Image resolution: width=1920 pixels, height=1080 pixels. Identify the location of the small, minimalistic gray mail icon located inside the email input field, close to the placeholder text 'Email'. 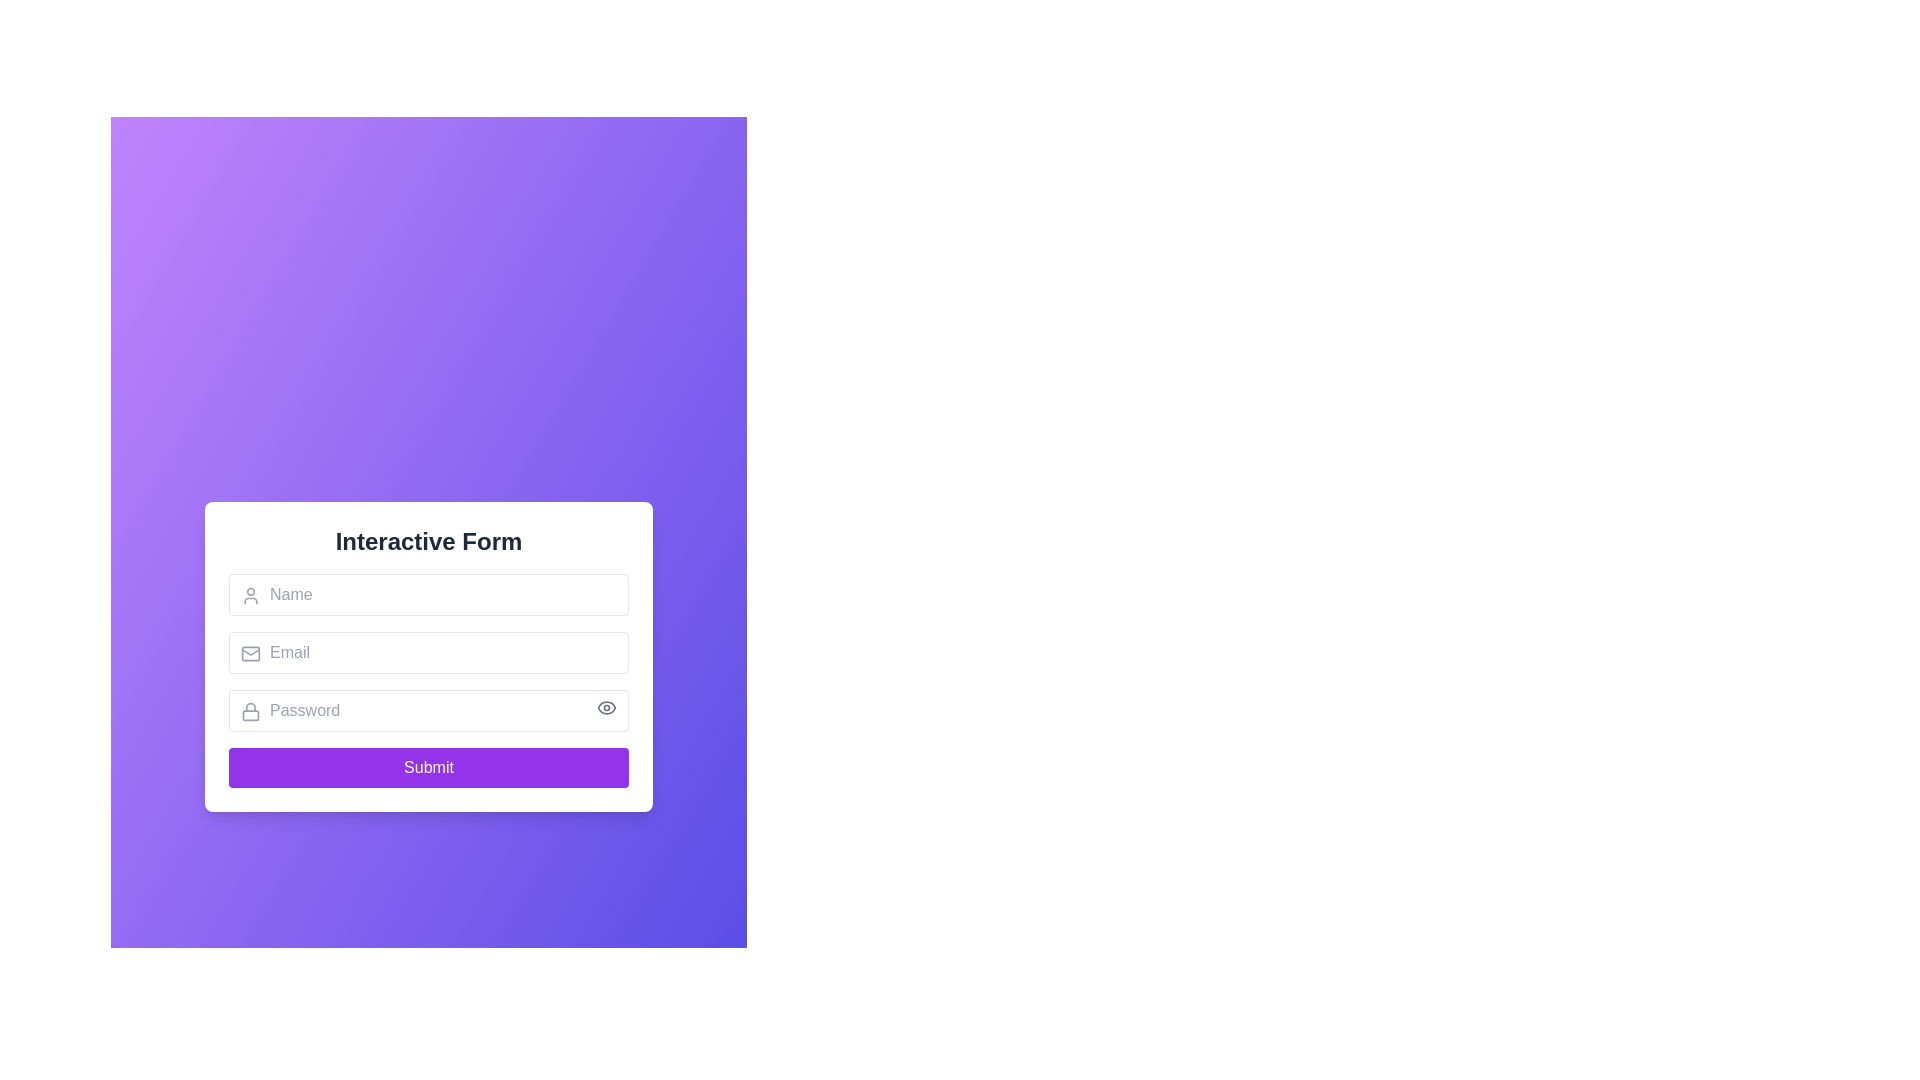
(249, 654).